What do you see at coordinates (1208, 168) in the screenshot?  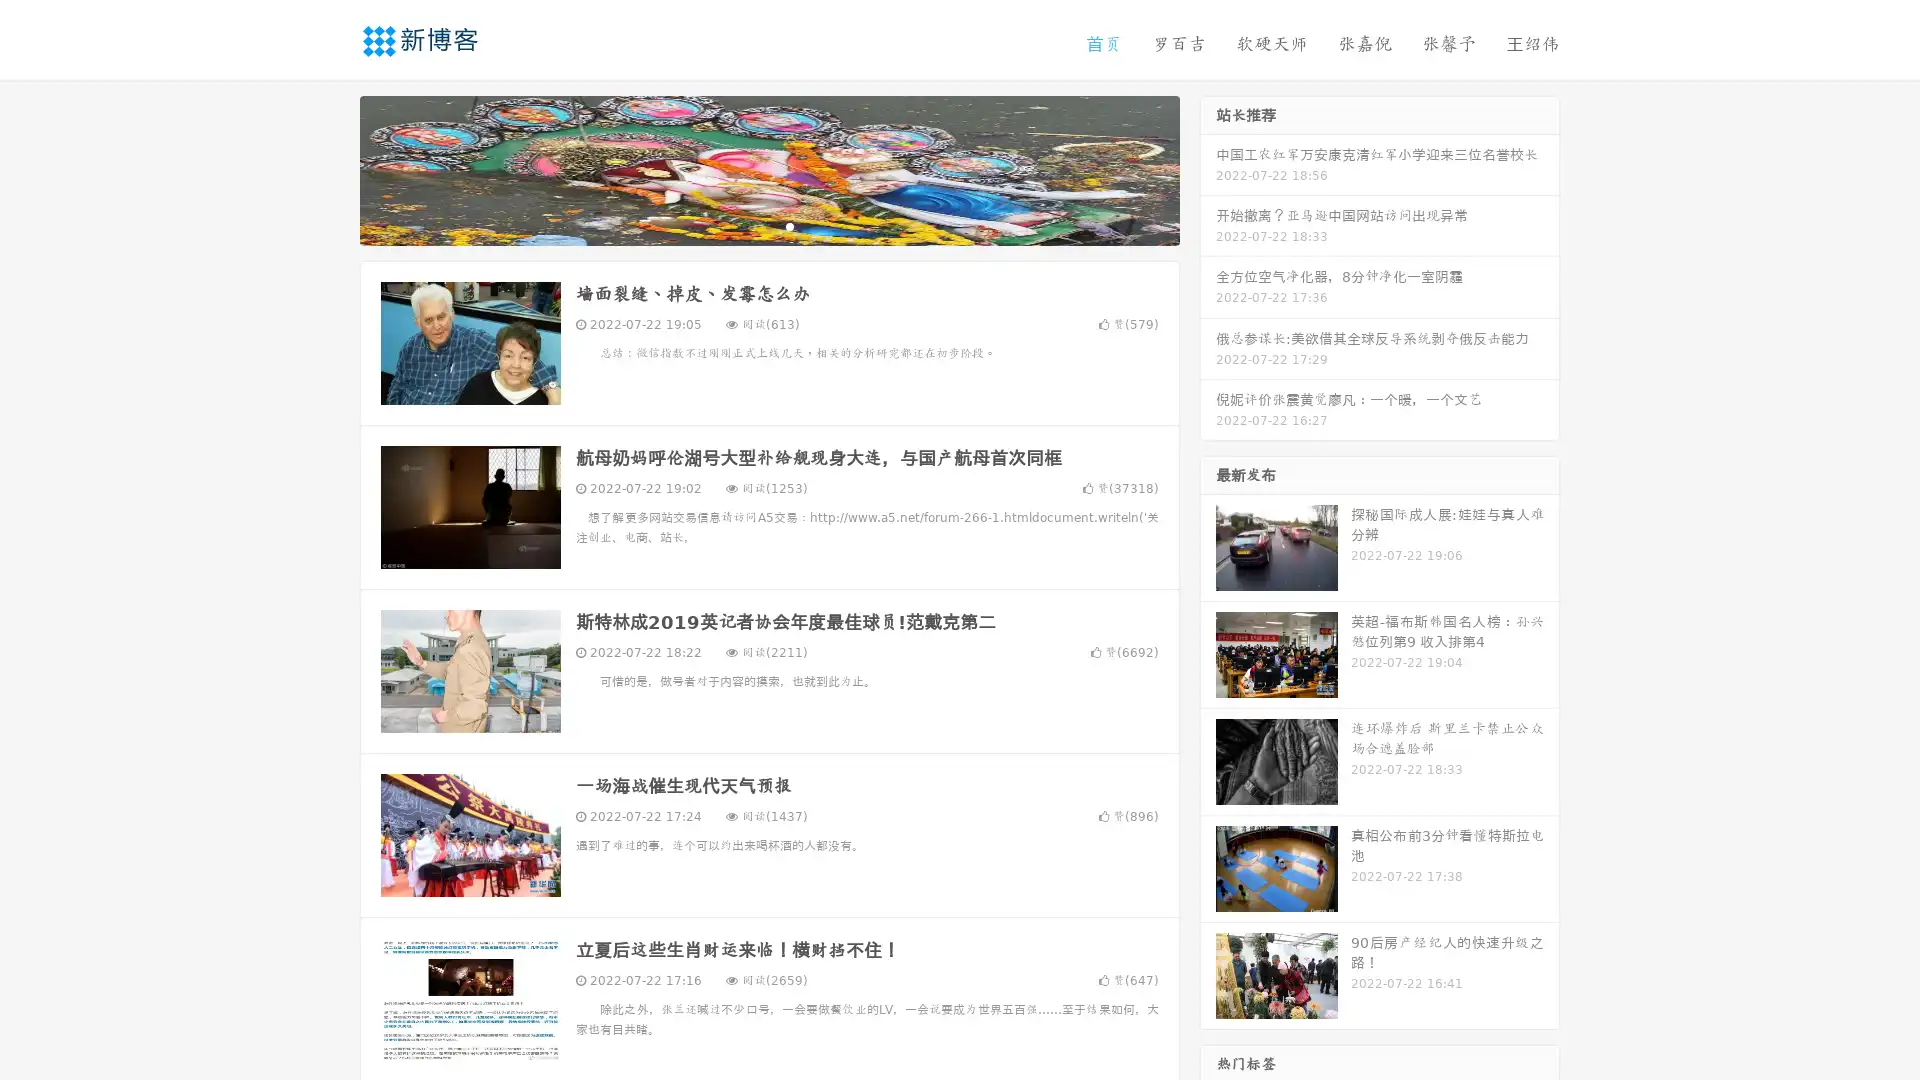 I see `Next slide` at bounding box center [1208, 168].